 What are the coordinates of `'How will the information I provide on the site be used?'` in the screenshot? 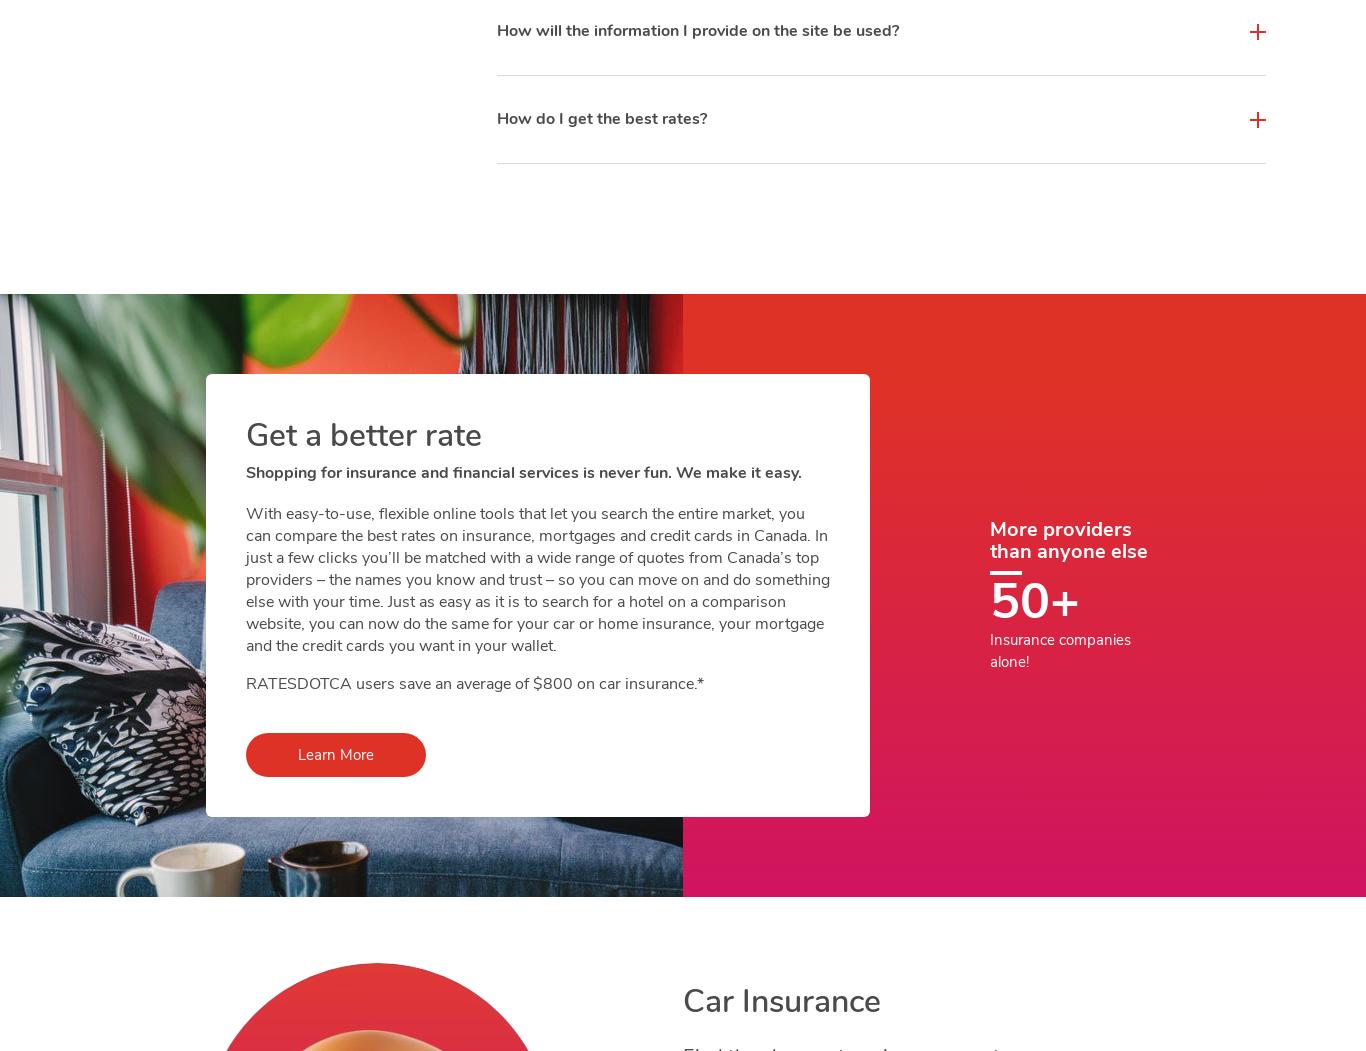 It's located at (696, 31).